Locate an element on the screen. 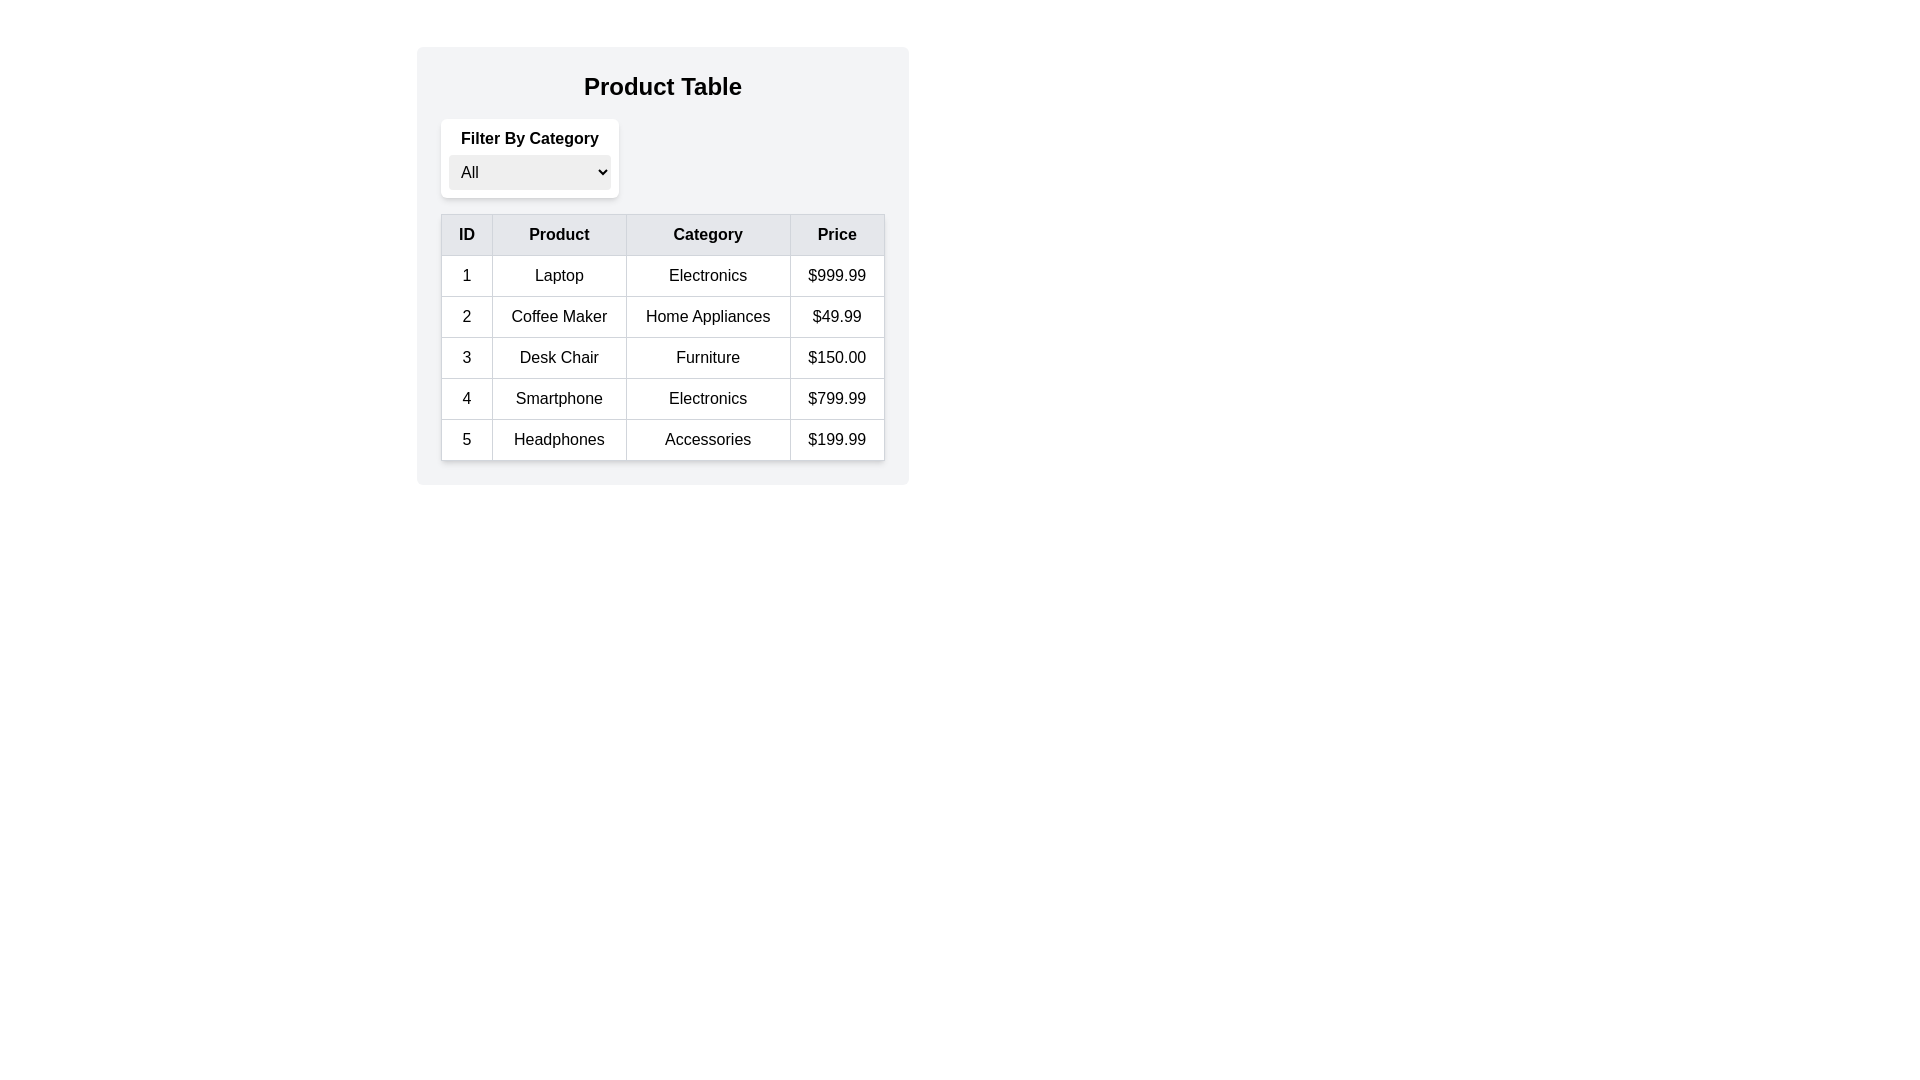 This screenshot has width=1920, height=1080. the table cell displaying the numeral '2' in black text on a white background, positioned in the second row of the table under the 'ID' column is located at coordinates (465, 315).